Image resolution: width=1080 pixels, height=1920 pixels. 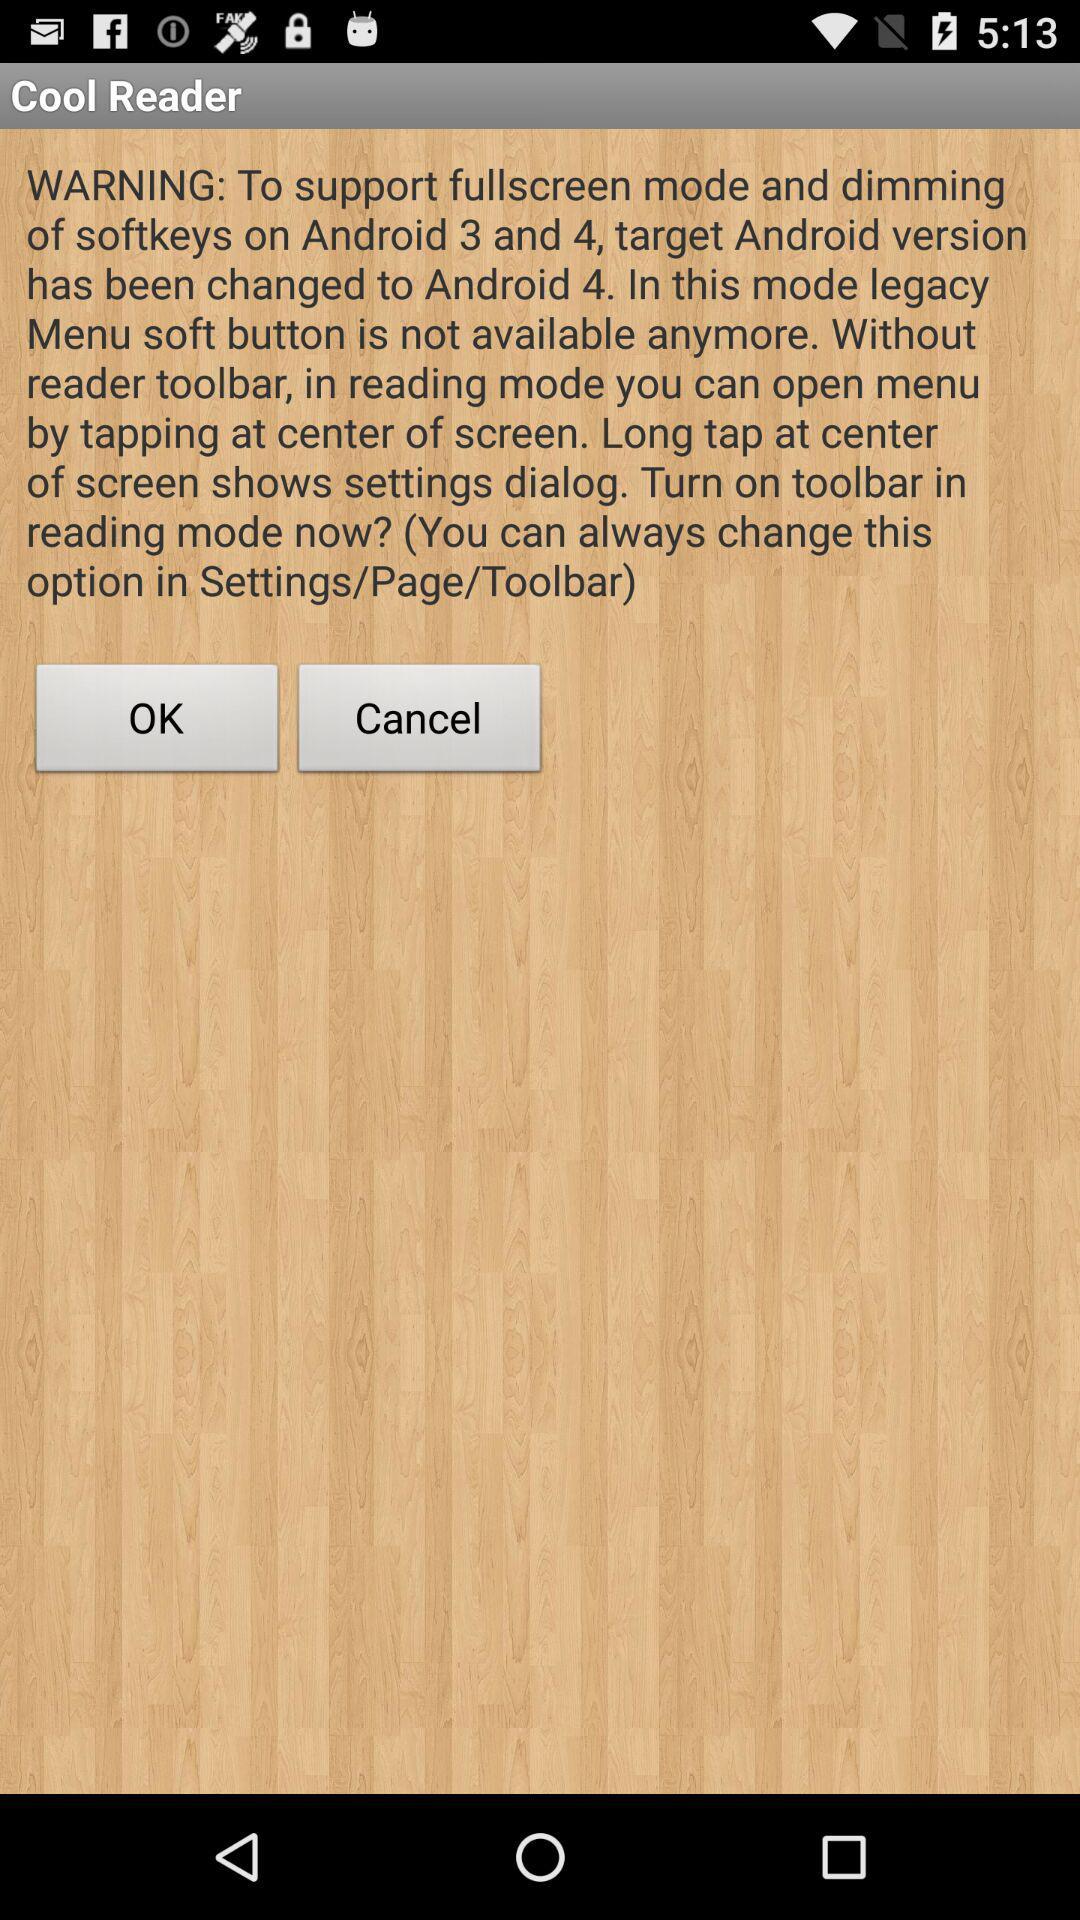 What do you see at coordinates (156, 722) in the screenshot?
I see `icon on the left` at bounding box center [156, 722].